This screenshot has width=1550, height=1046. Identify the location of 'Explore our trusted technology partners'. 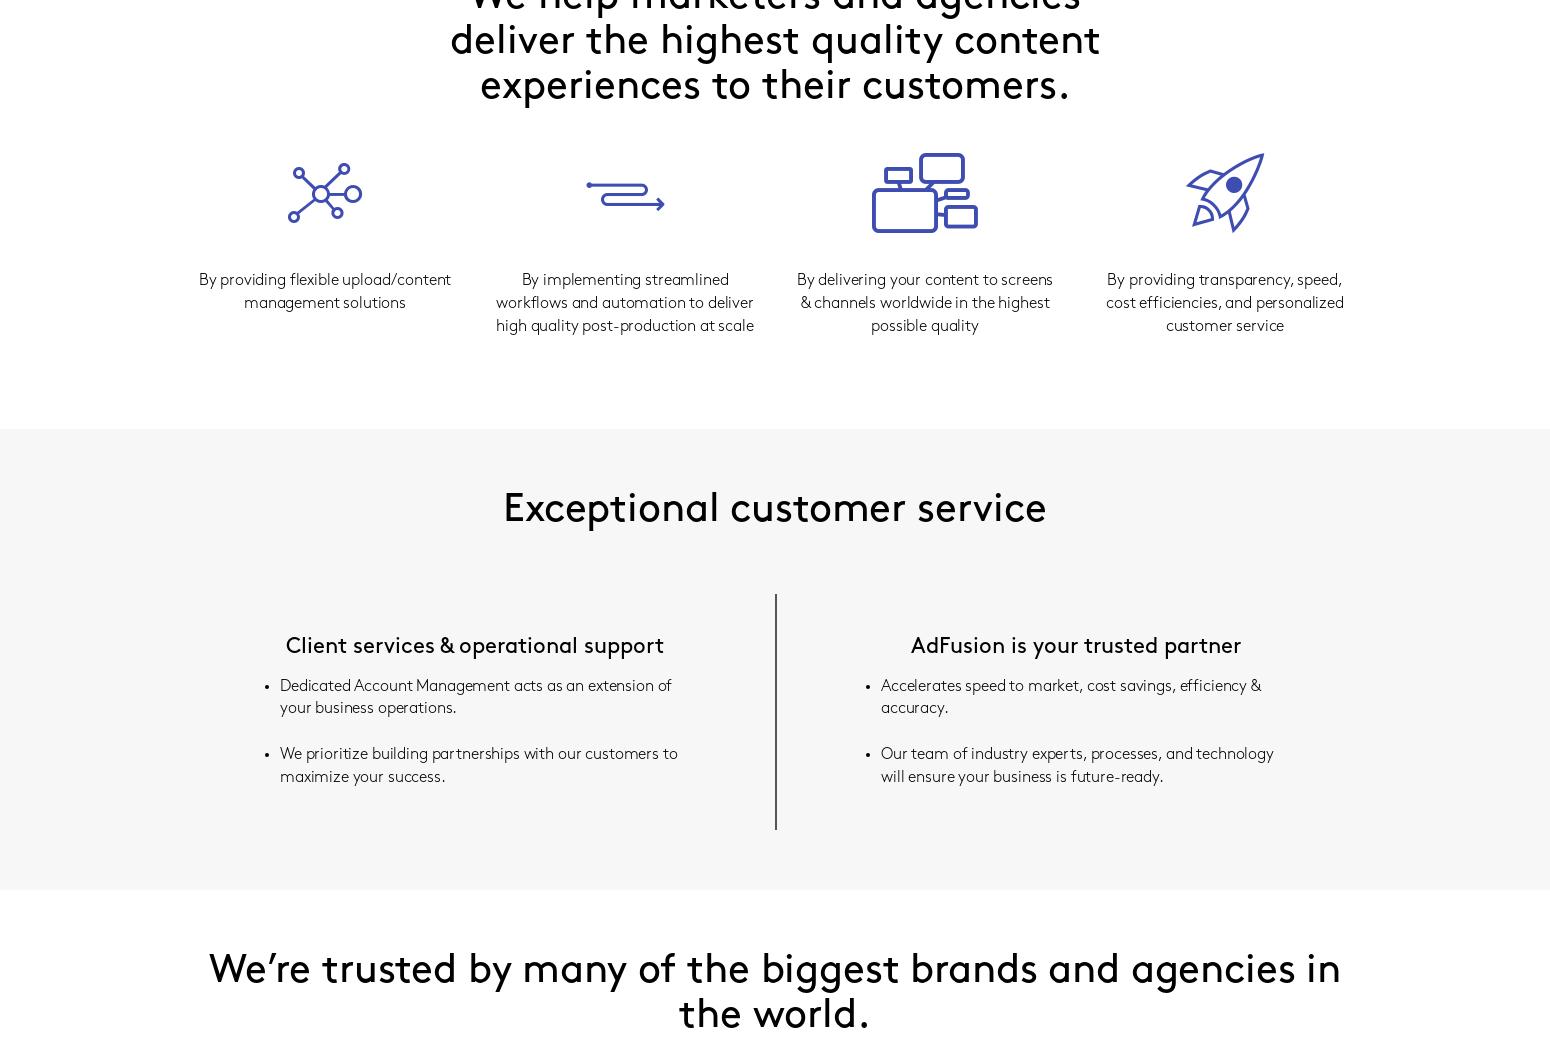
(892, 185).